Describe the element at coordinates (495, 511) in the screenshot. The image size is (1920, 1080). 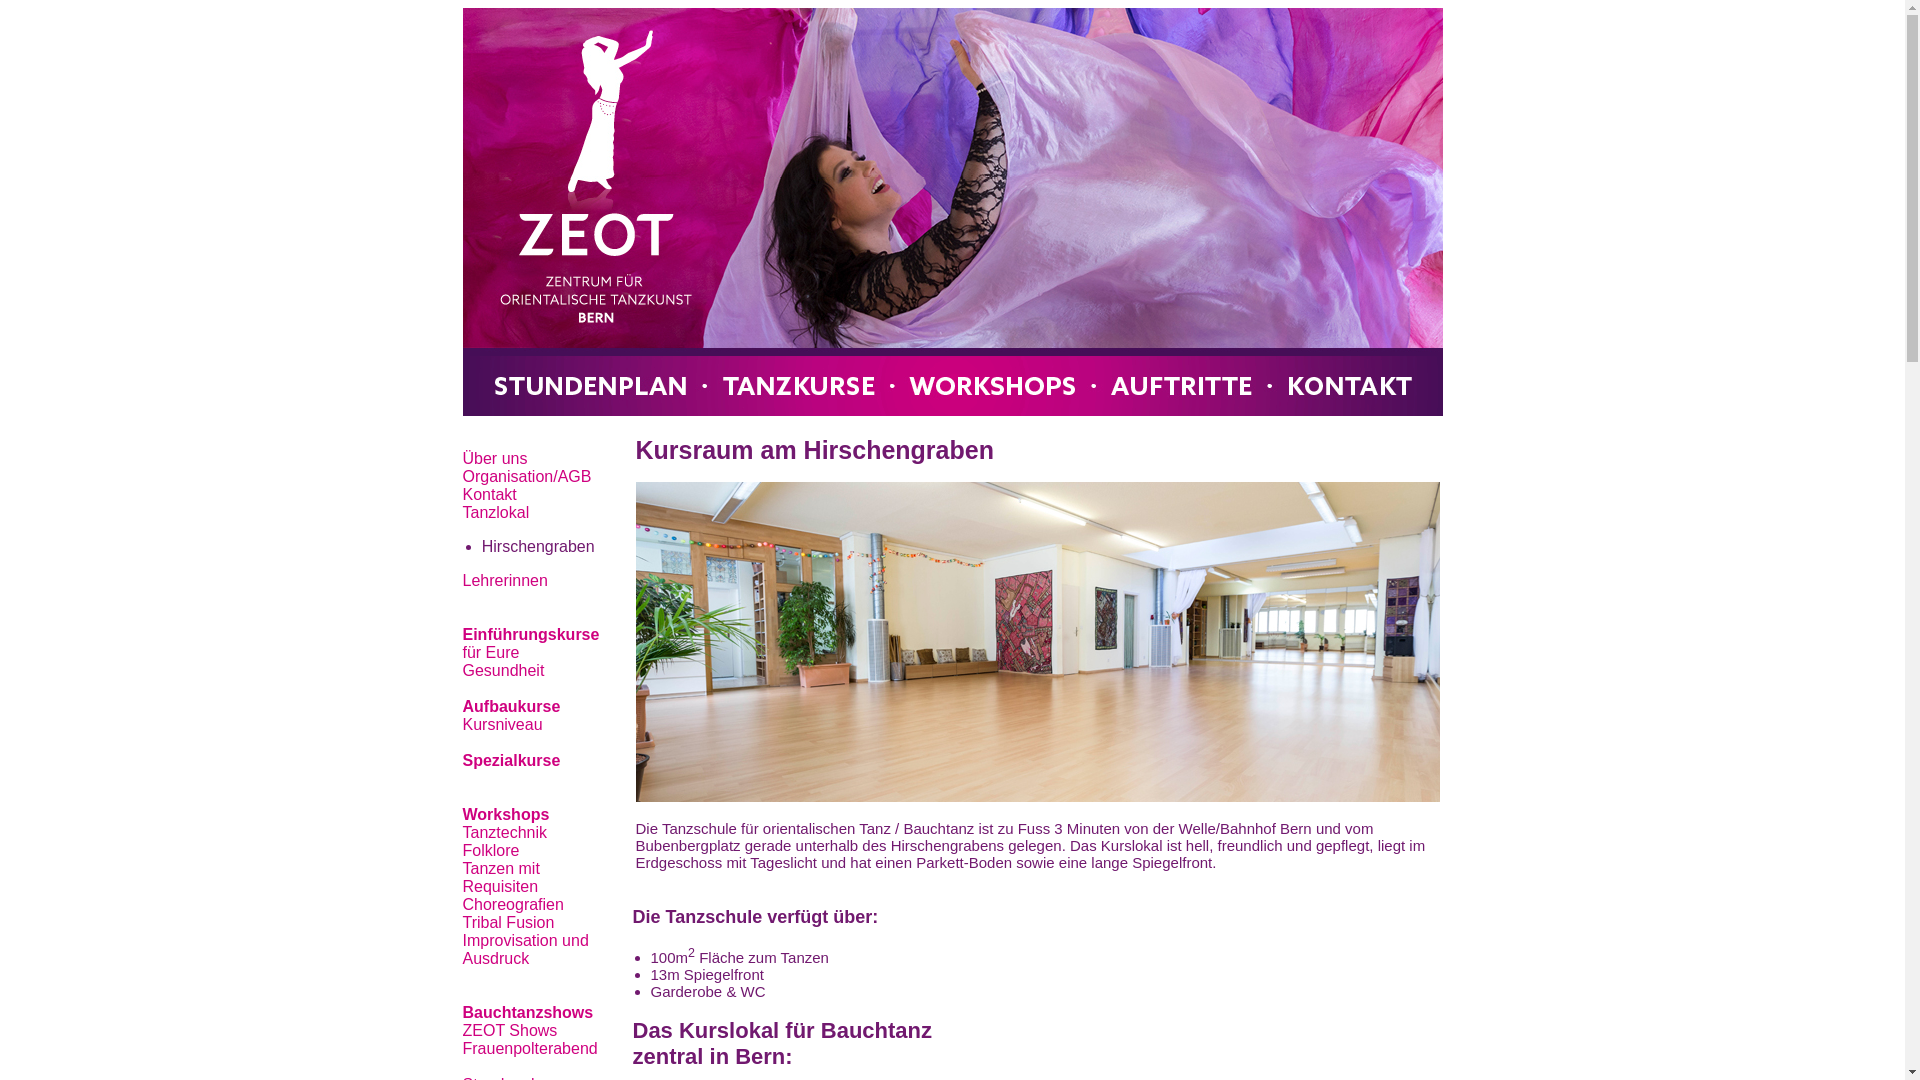
I see `'Tanzlokal'` at that location.